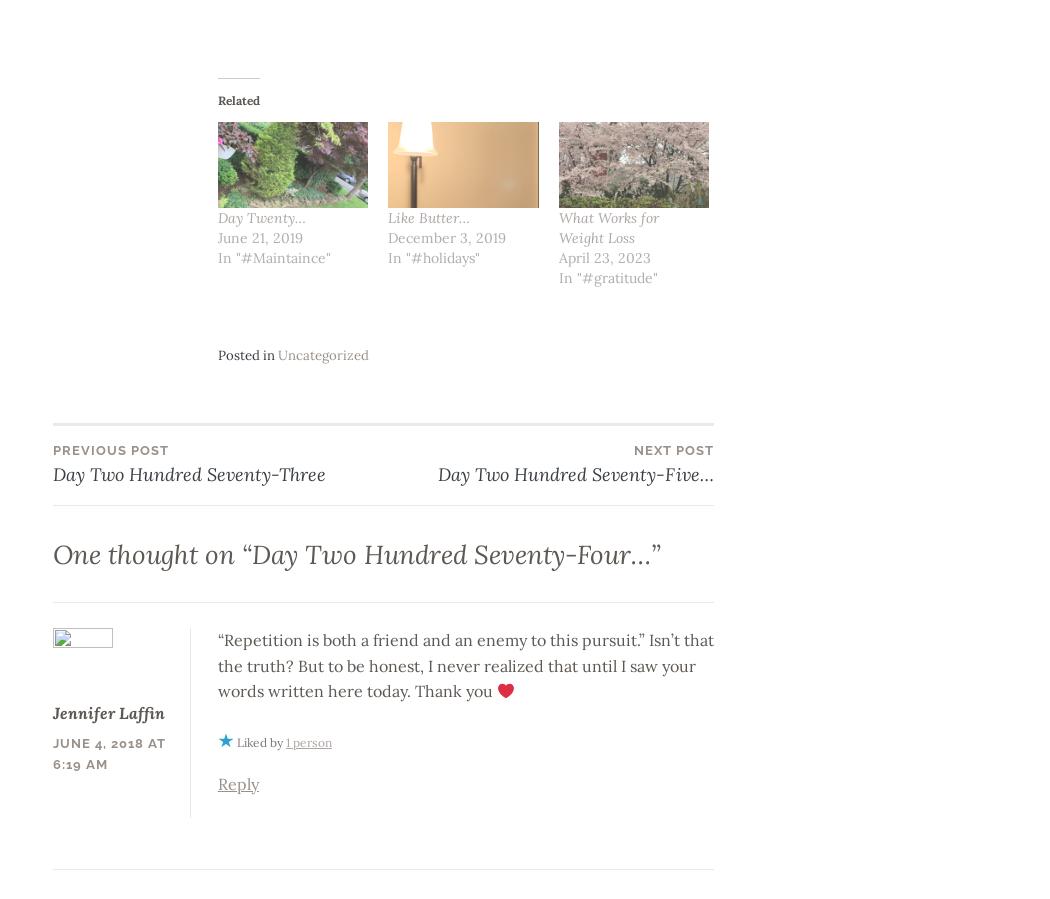 This screenshot has height=899, width=1050. I want to click on '1 person', so click(307, 740).